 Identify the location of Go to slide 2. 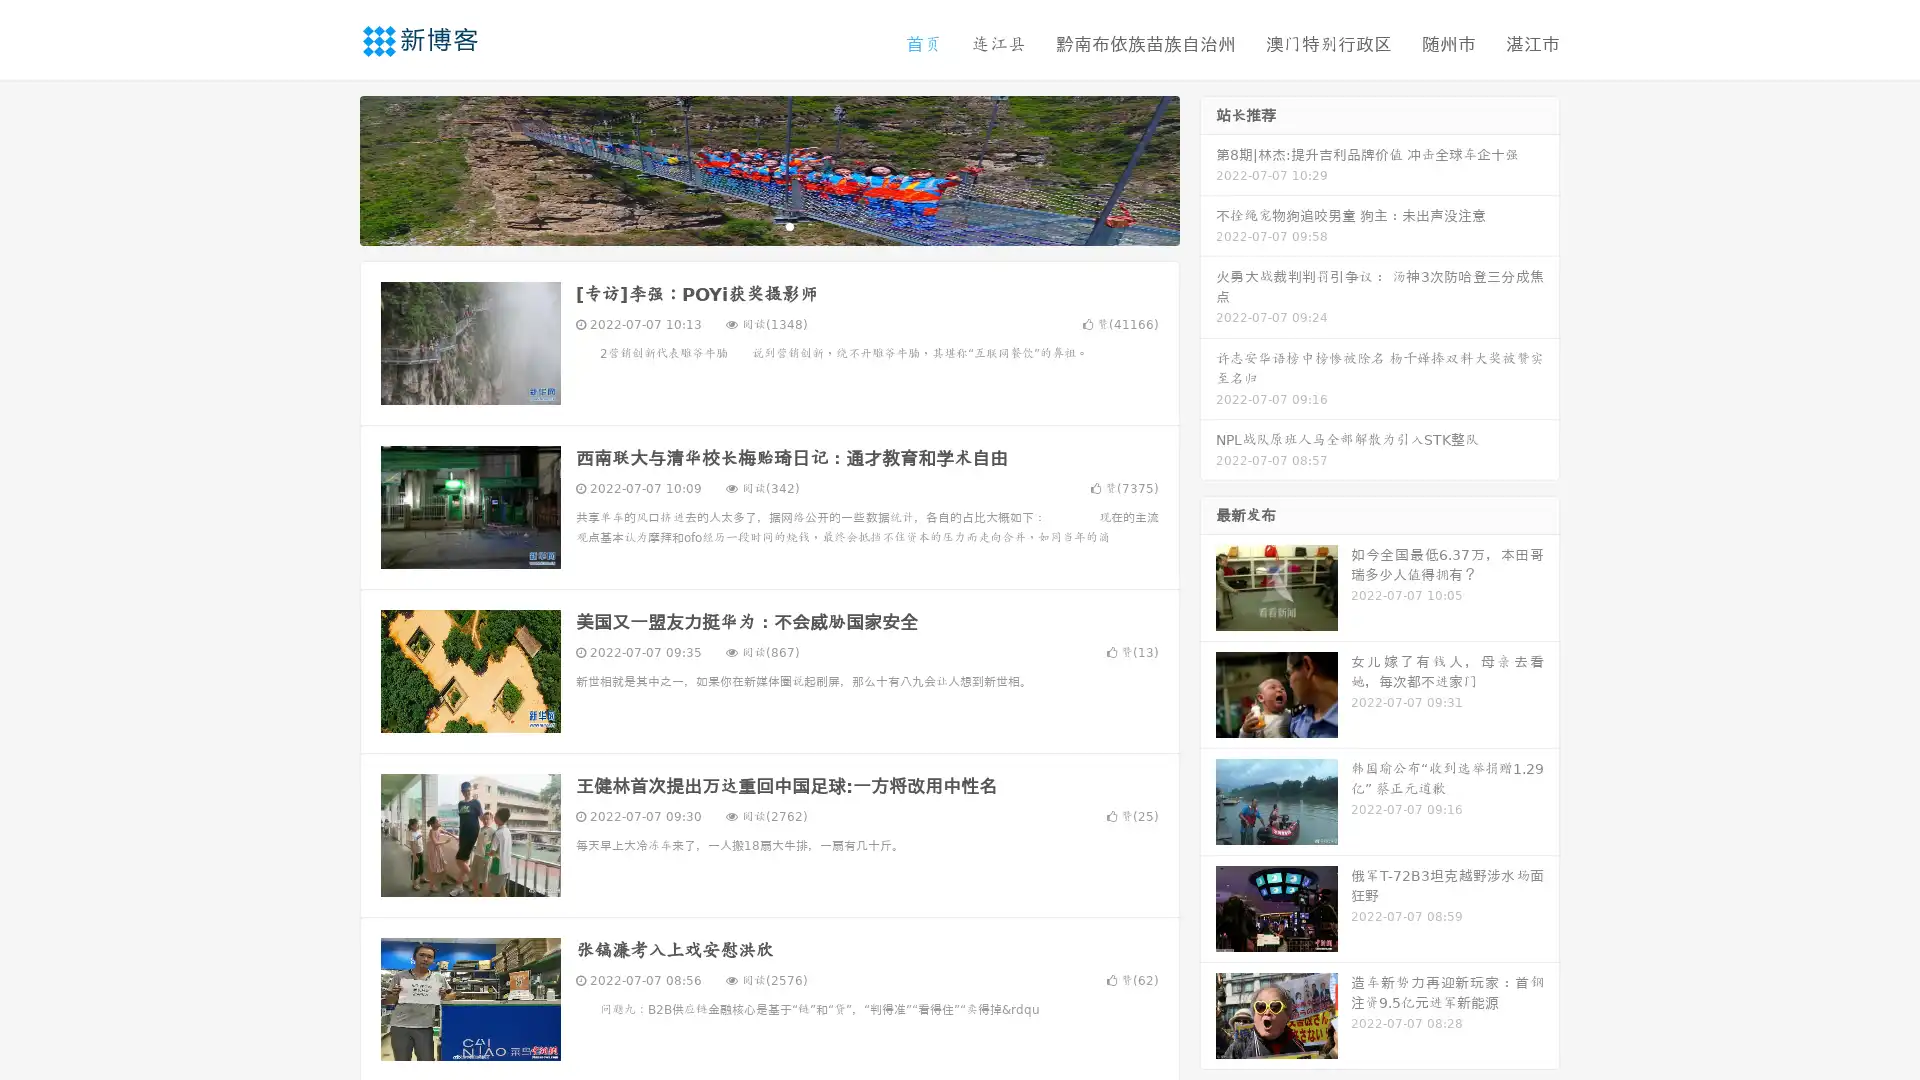
(768, 225).